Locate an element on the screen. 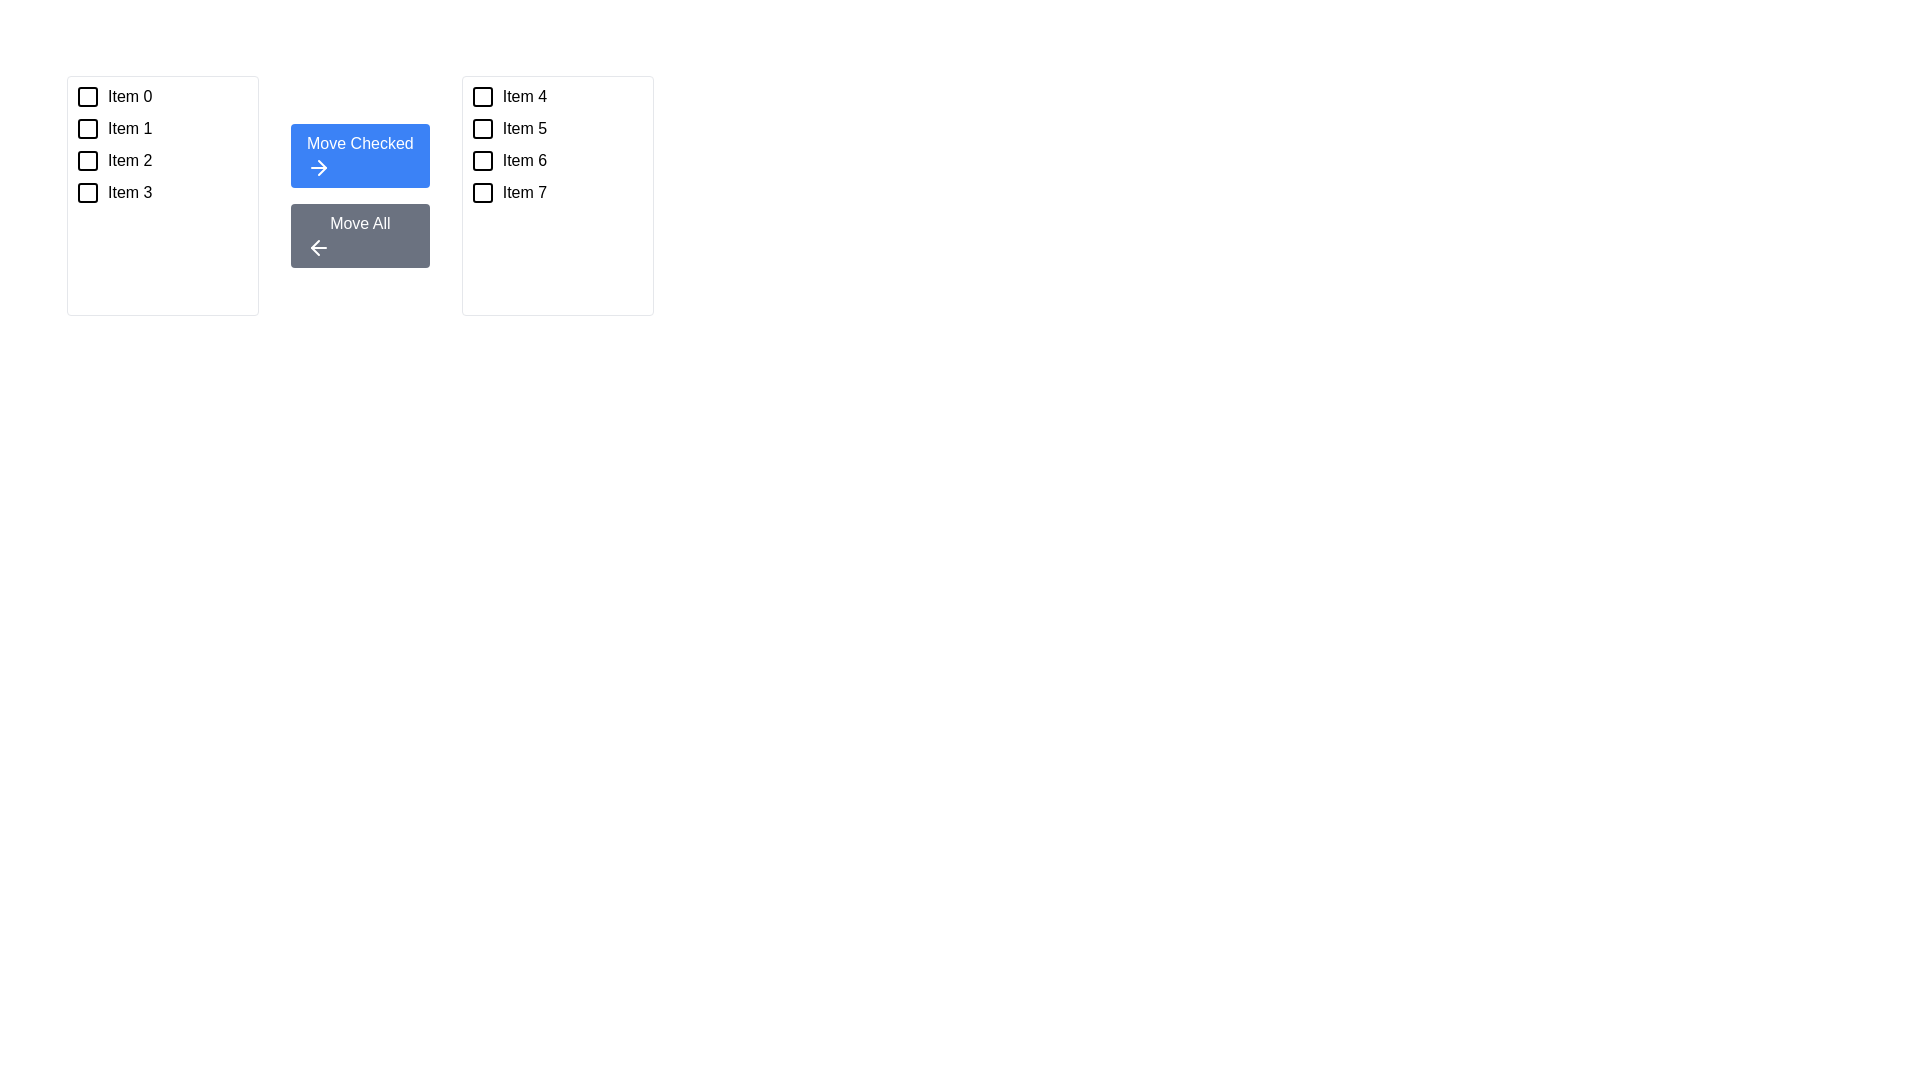 The image size is (1920, 1080). the checkbox associated with 'Item 5' is located at coordinates (482, 128).